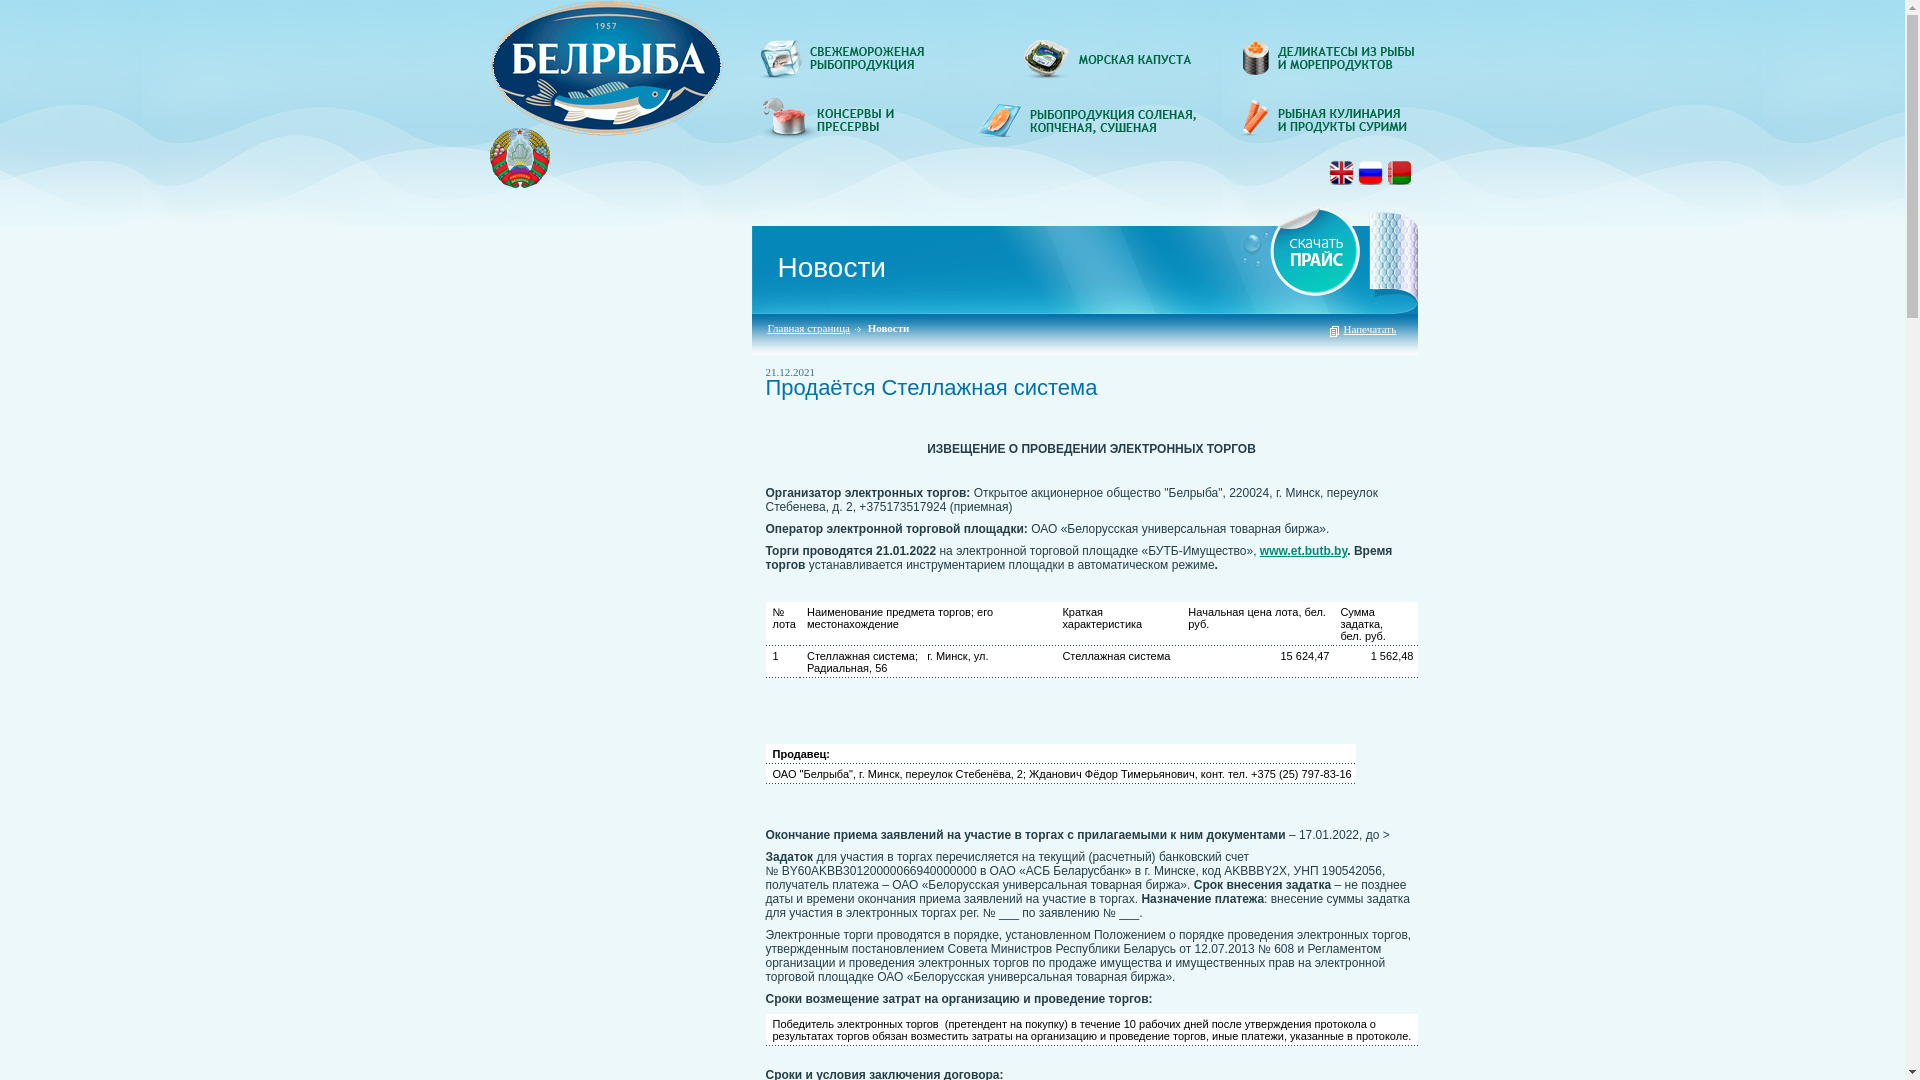  What do you see at coordinates (1398, 171) in the screenshot?
I see `'BY'` at bounding box center [1398, 171].